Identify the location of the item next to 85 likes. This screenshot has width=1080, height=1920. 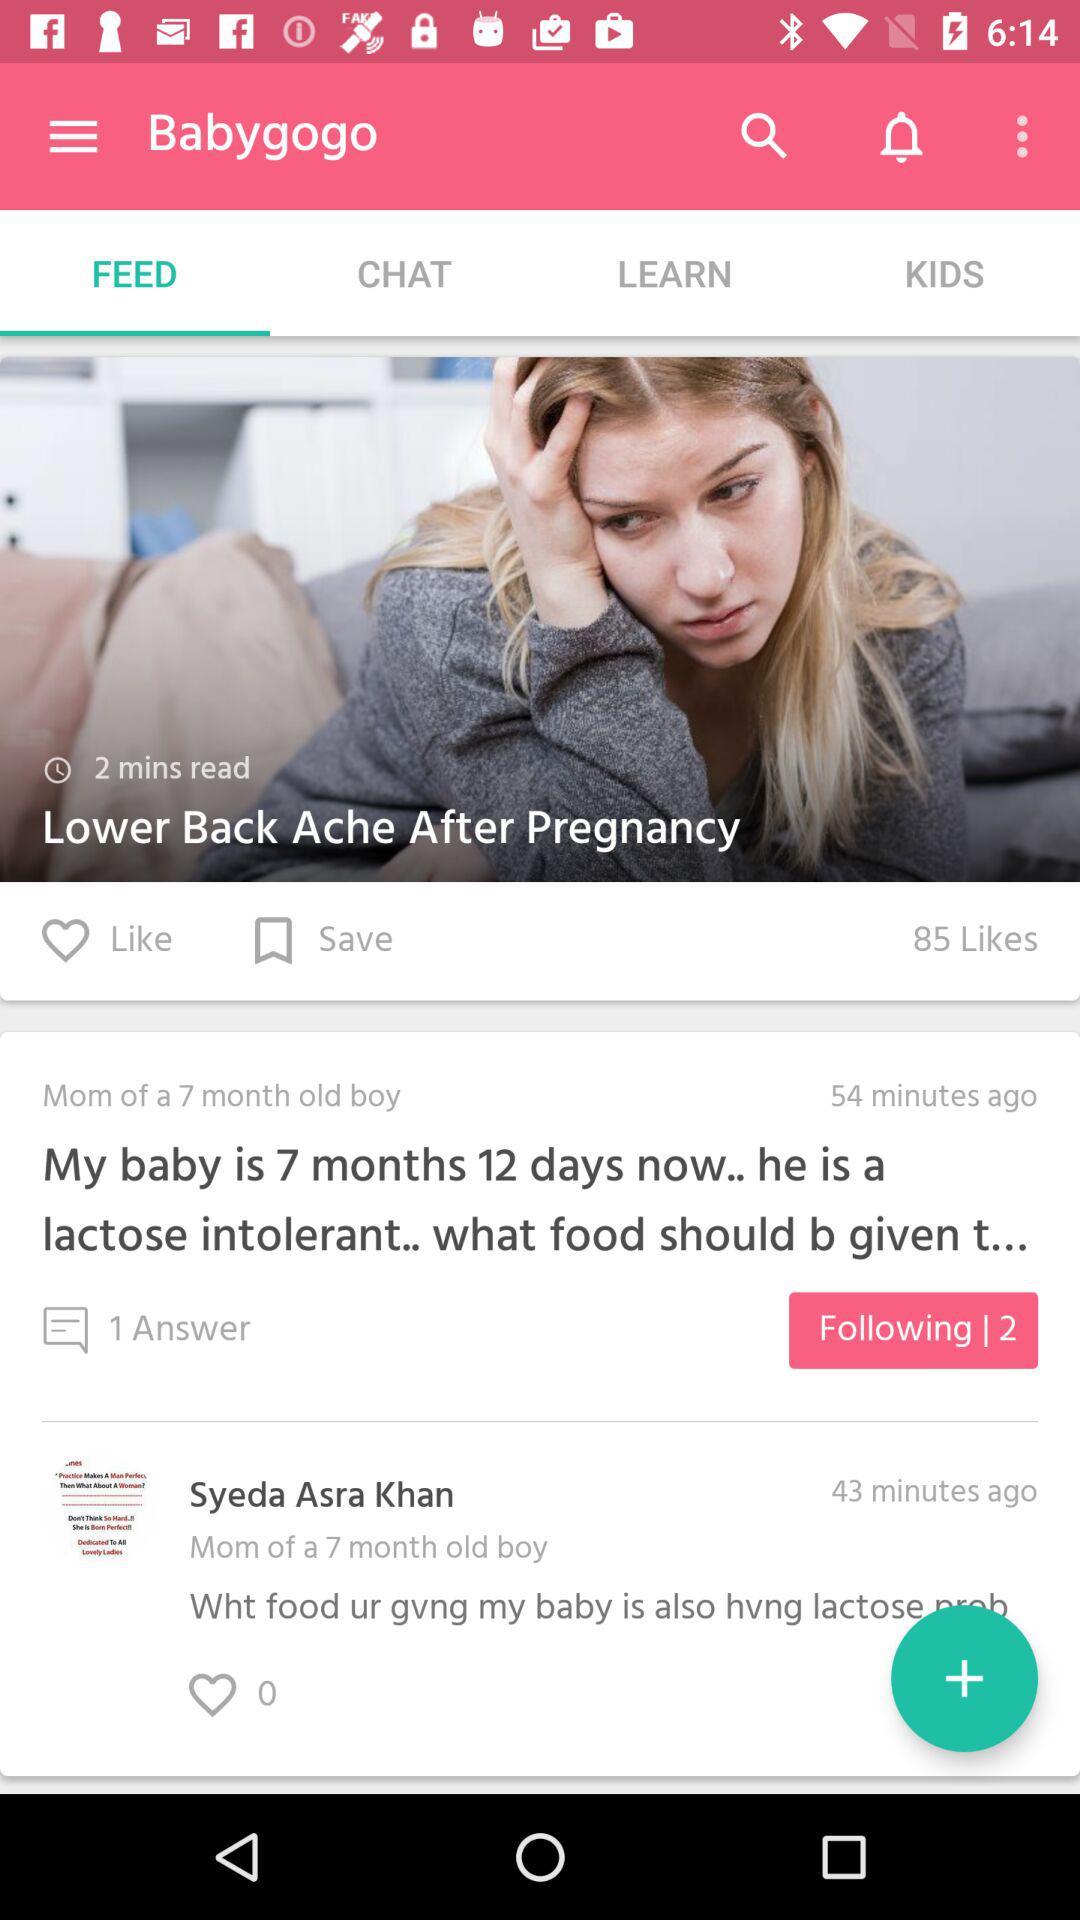
(321, 940).